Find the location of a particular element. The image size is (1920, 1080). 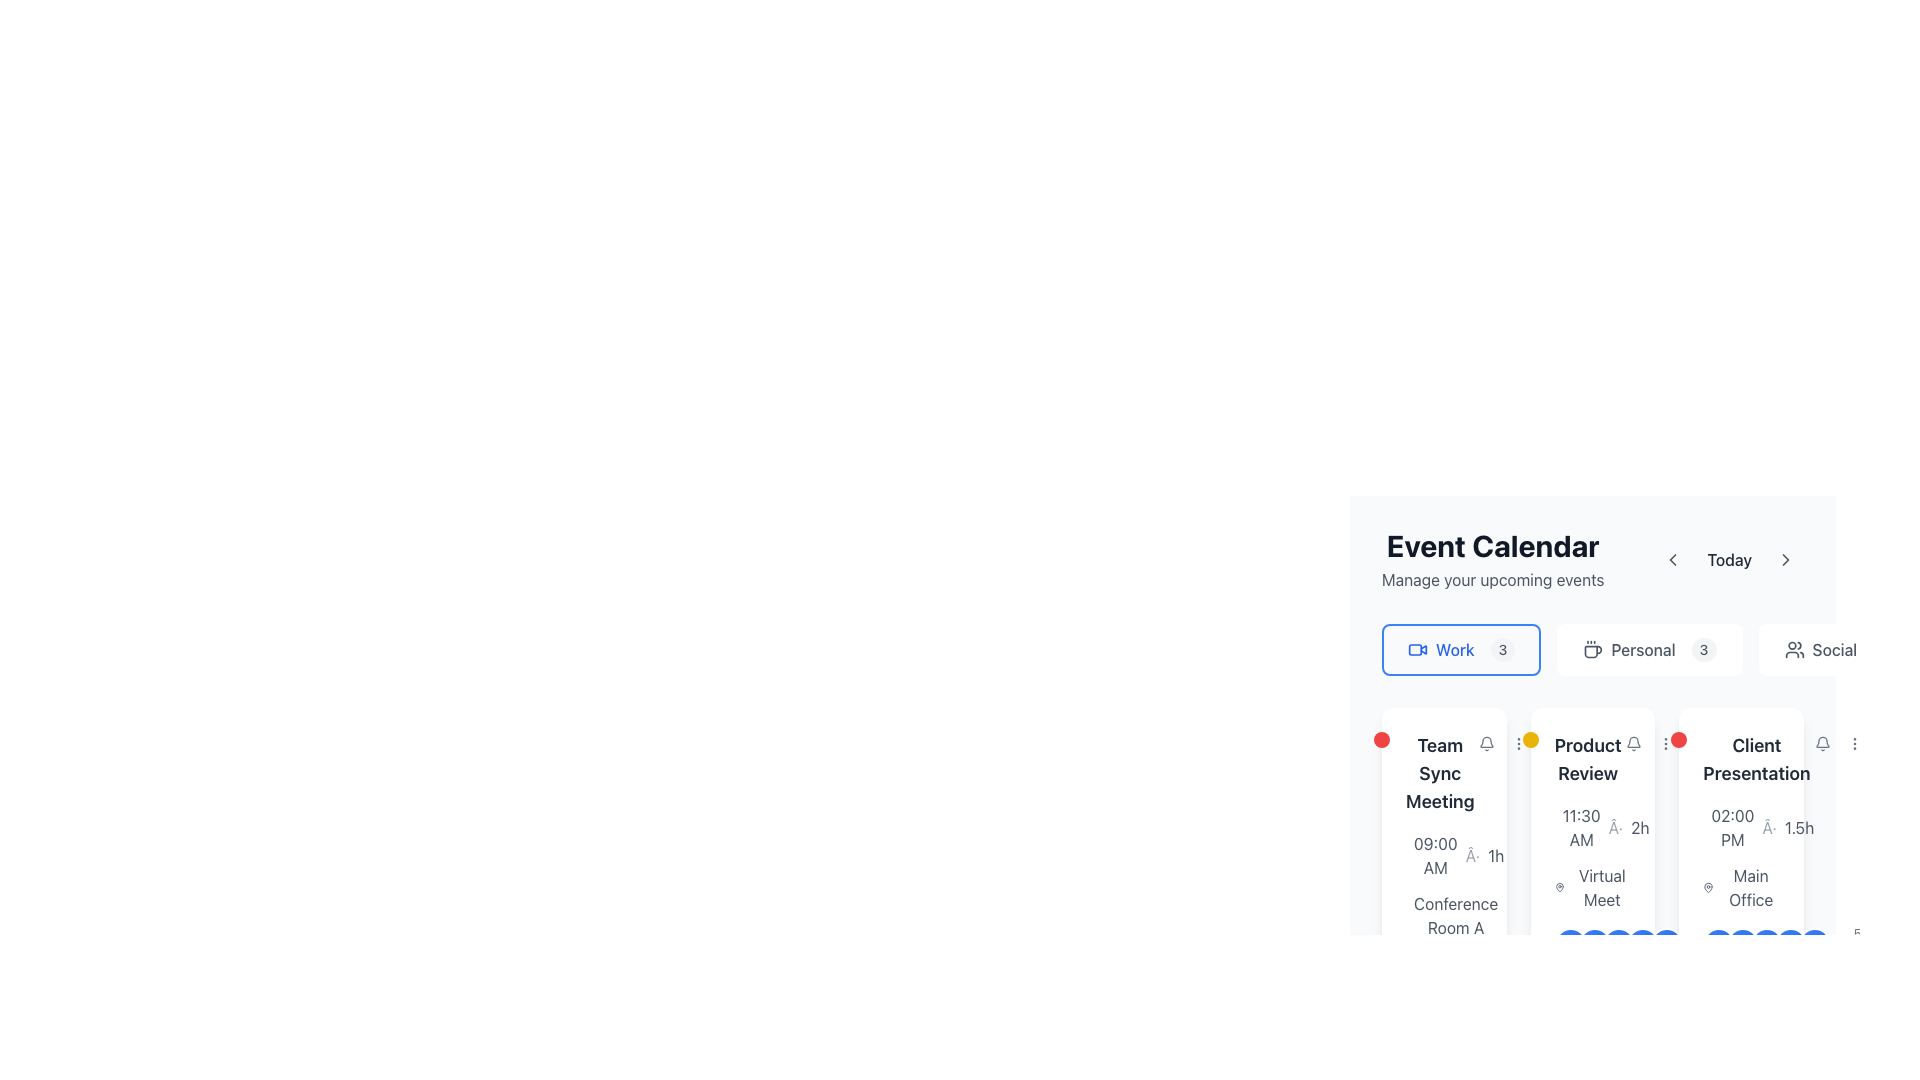

displayed time from the time label showing '11:30 AM' within the 'Product Review' calendar event card, positioned above 'Virtual Meet' is located at coordinates (1580, 828).